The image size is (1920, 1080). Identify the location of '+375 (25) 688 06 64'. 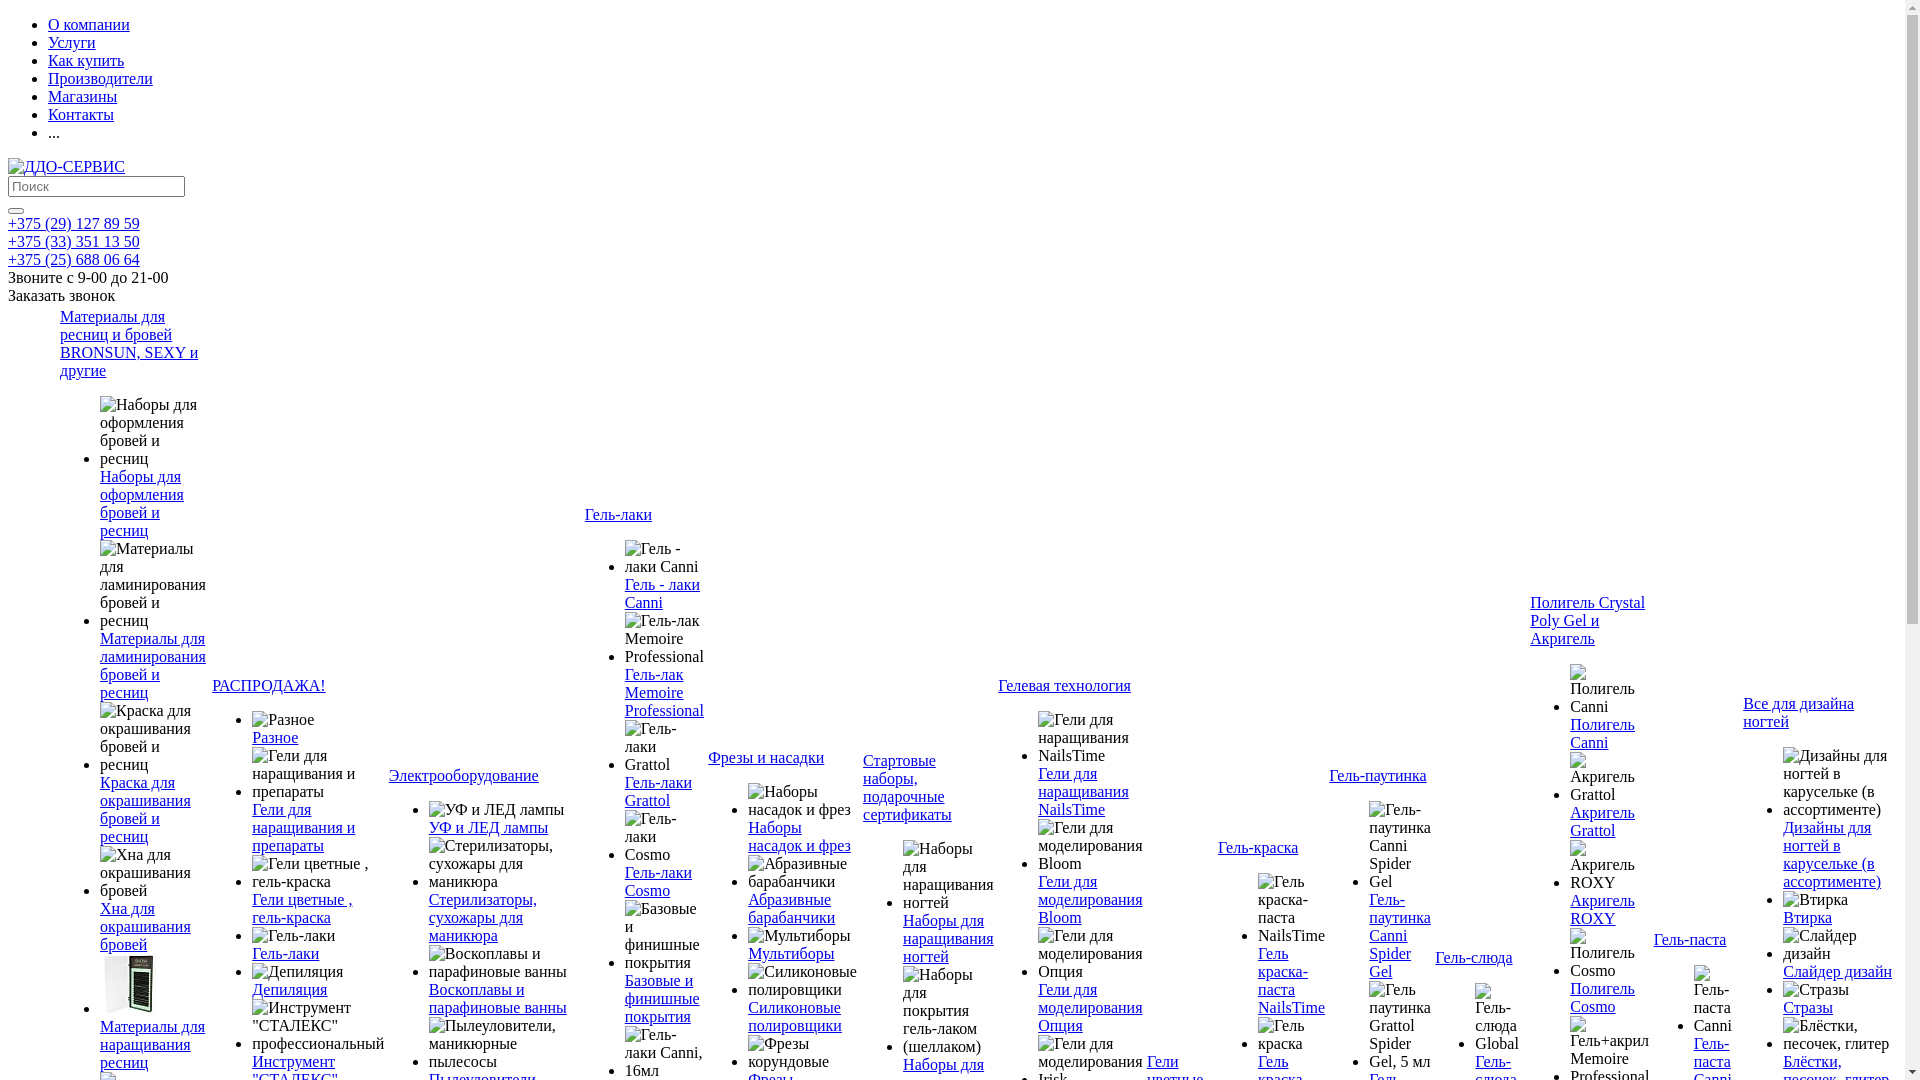
(8, 258).